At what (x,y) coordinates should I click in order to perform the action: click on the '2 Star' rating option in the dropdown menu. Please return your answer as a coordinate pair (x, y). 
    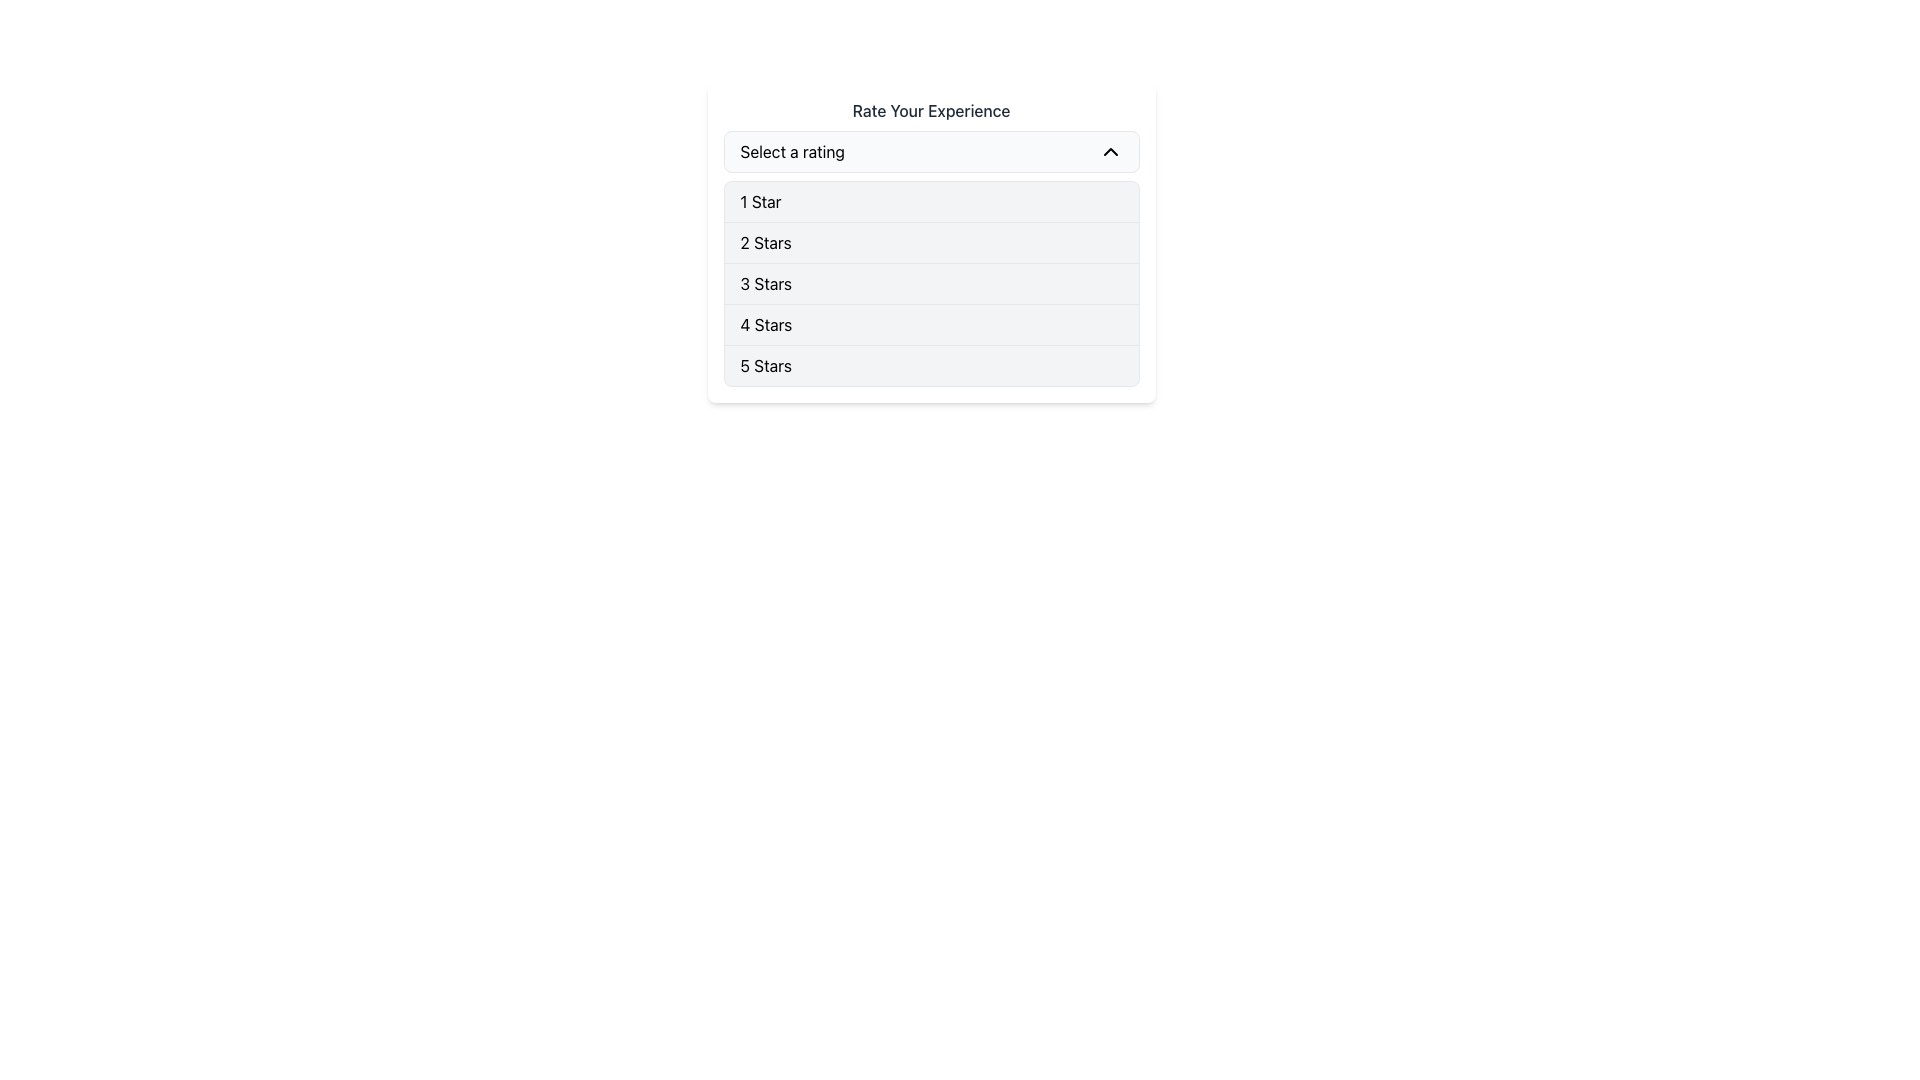
    Looking at the image, I should click on (930, 242).